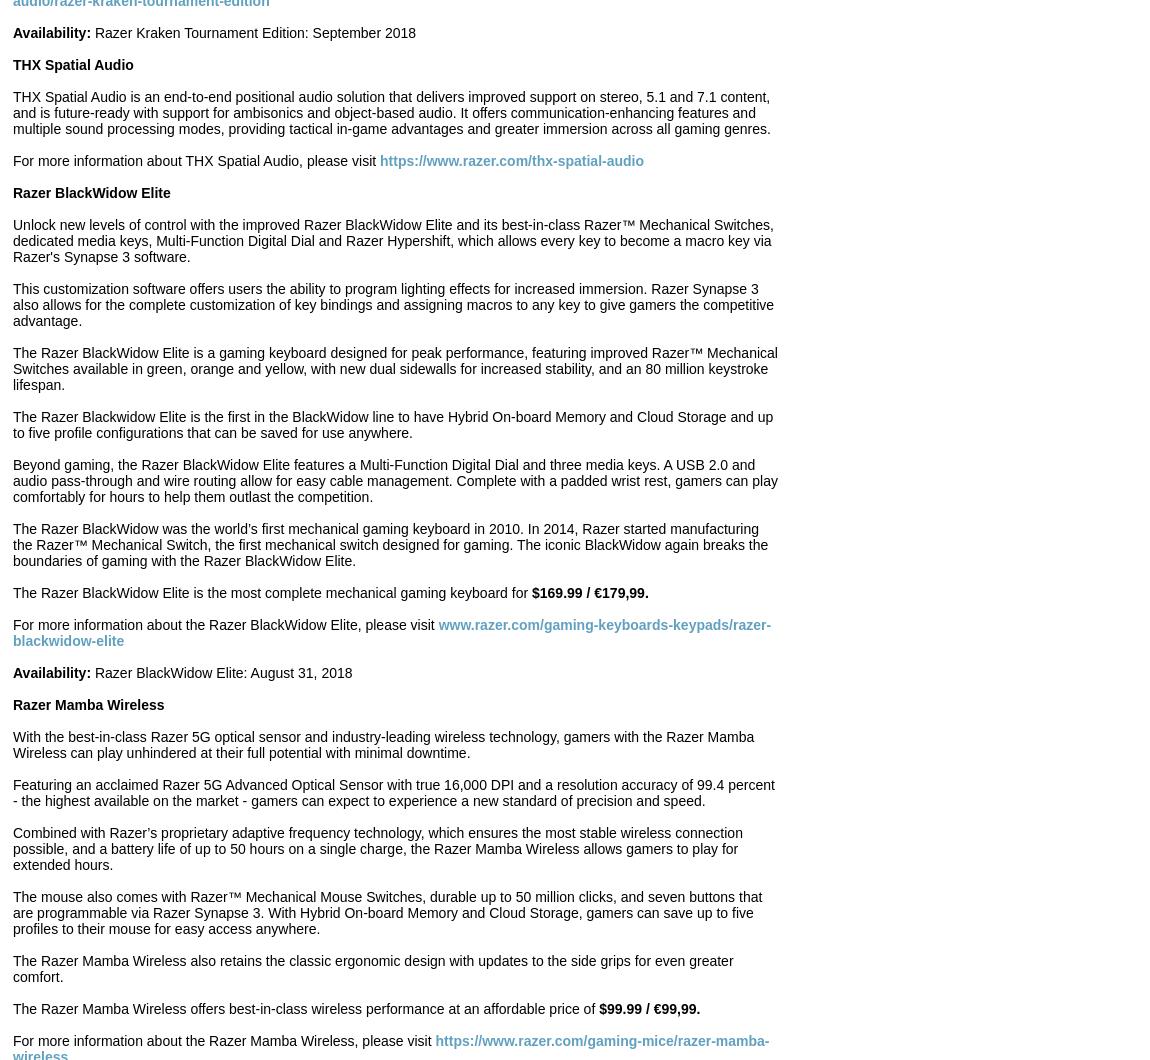  What do you see at coordinates (72, 64) in the screenshot?
I see `'THX Spatial Audio'` at bounding box center [72, 64].